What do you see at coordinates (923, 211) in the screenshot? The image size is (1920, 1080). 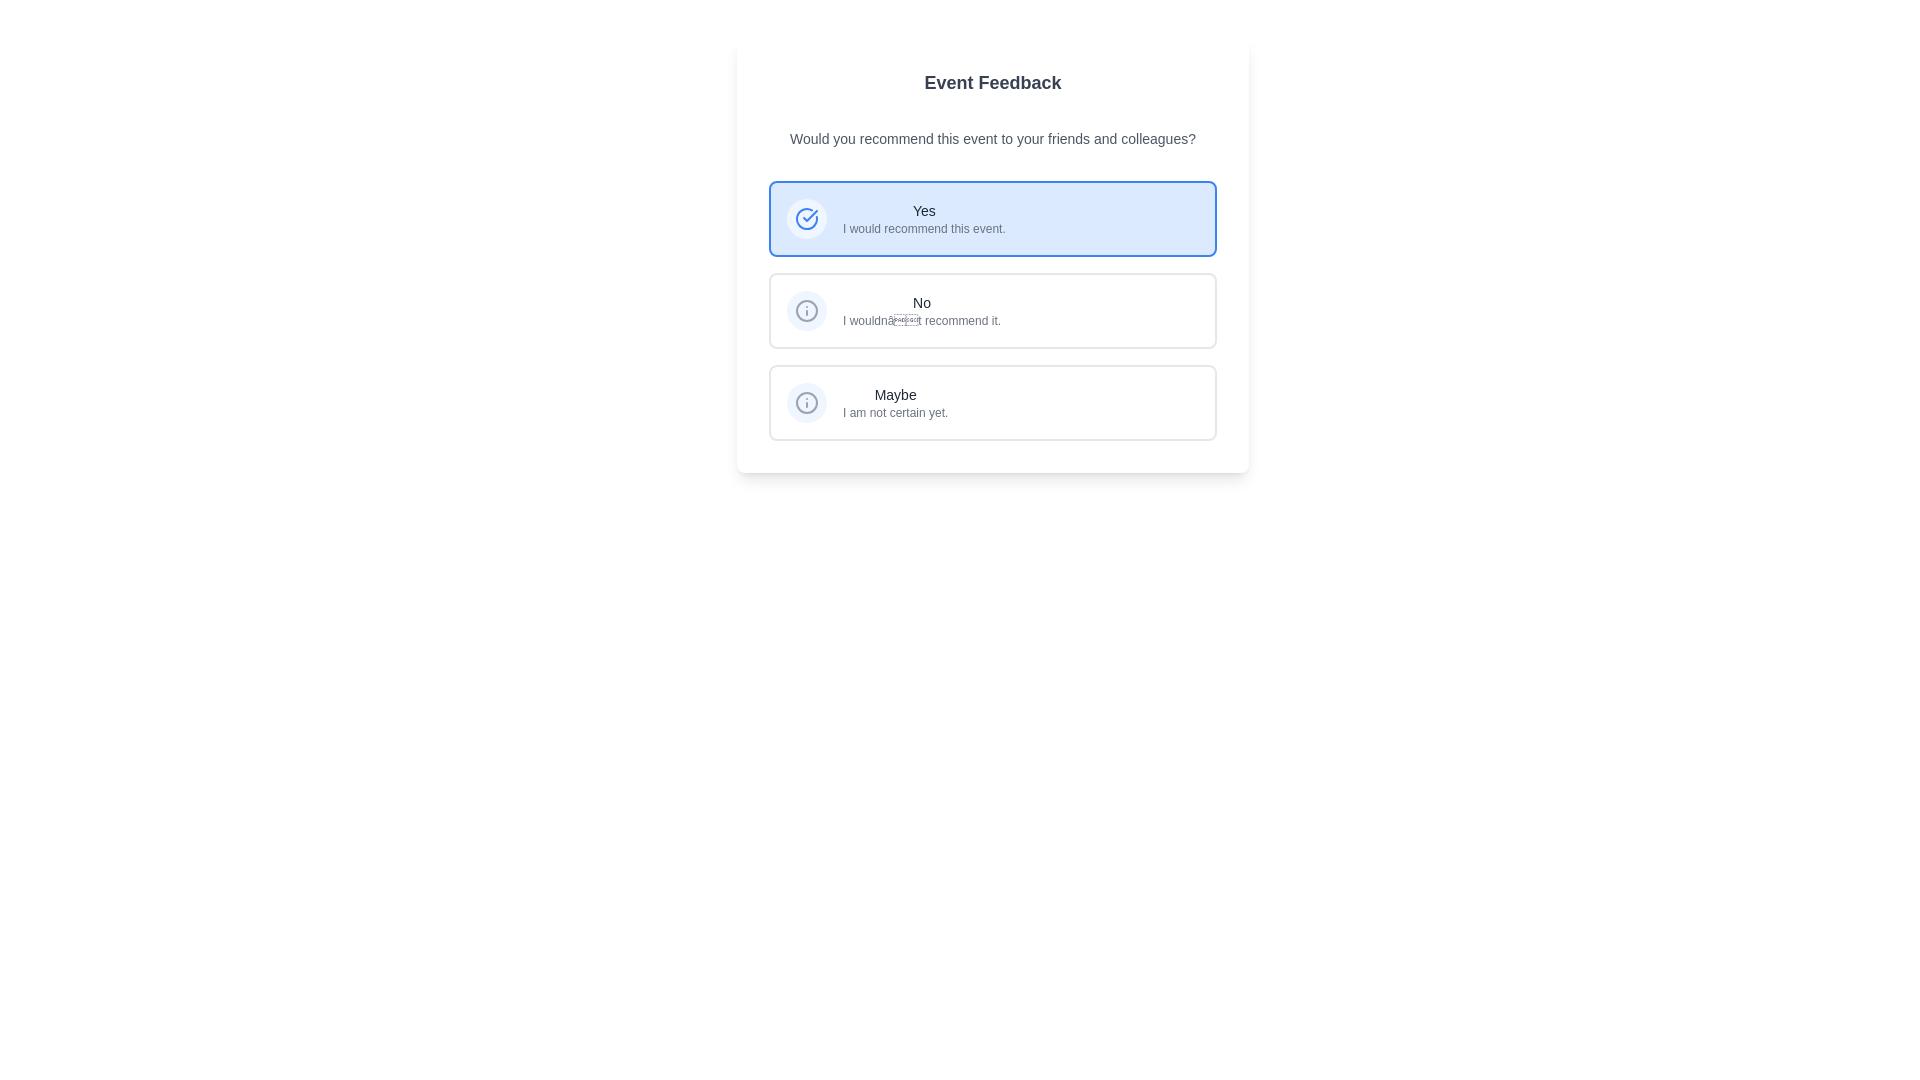 I see `the text label displaying 'Yes', which is part of a choice group for recommending an event, positioned prominently at the top left of the question section` at bounding box center [923, 211].